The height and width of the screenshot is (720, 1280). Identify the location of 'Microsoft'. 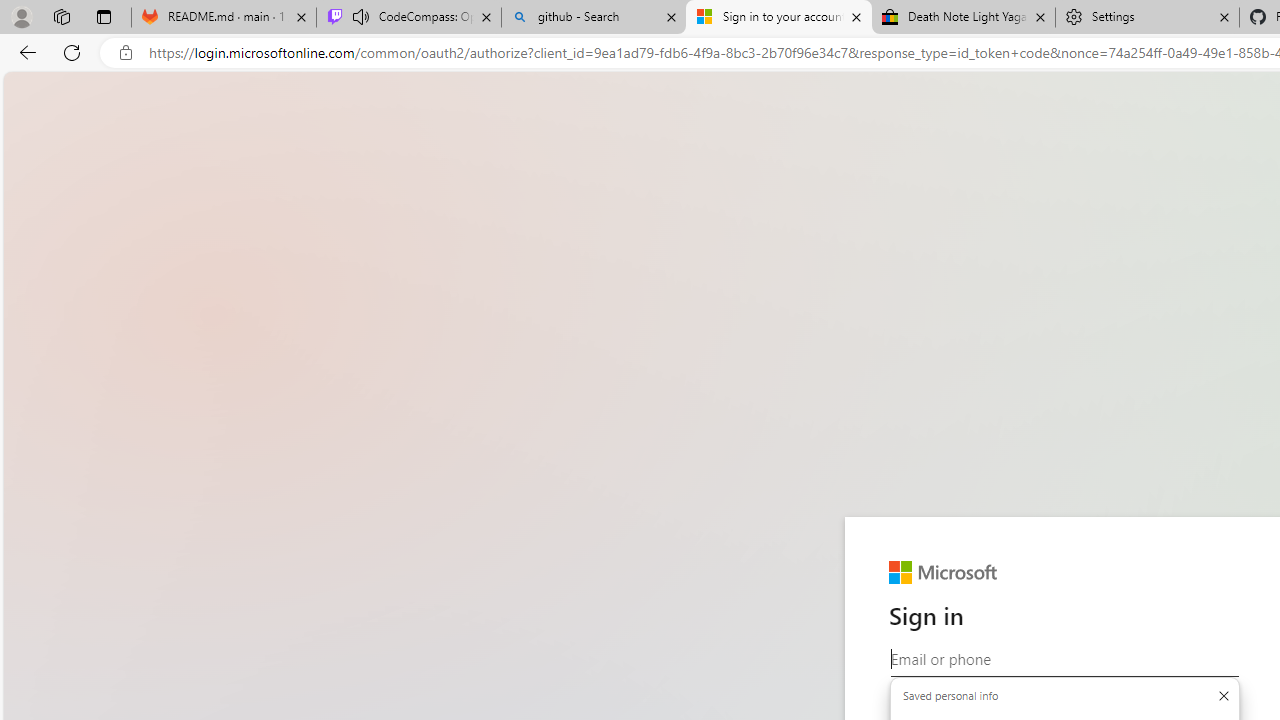
(942, 573).